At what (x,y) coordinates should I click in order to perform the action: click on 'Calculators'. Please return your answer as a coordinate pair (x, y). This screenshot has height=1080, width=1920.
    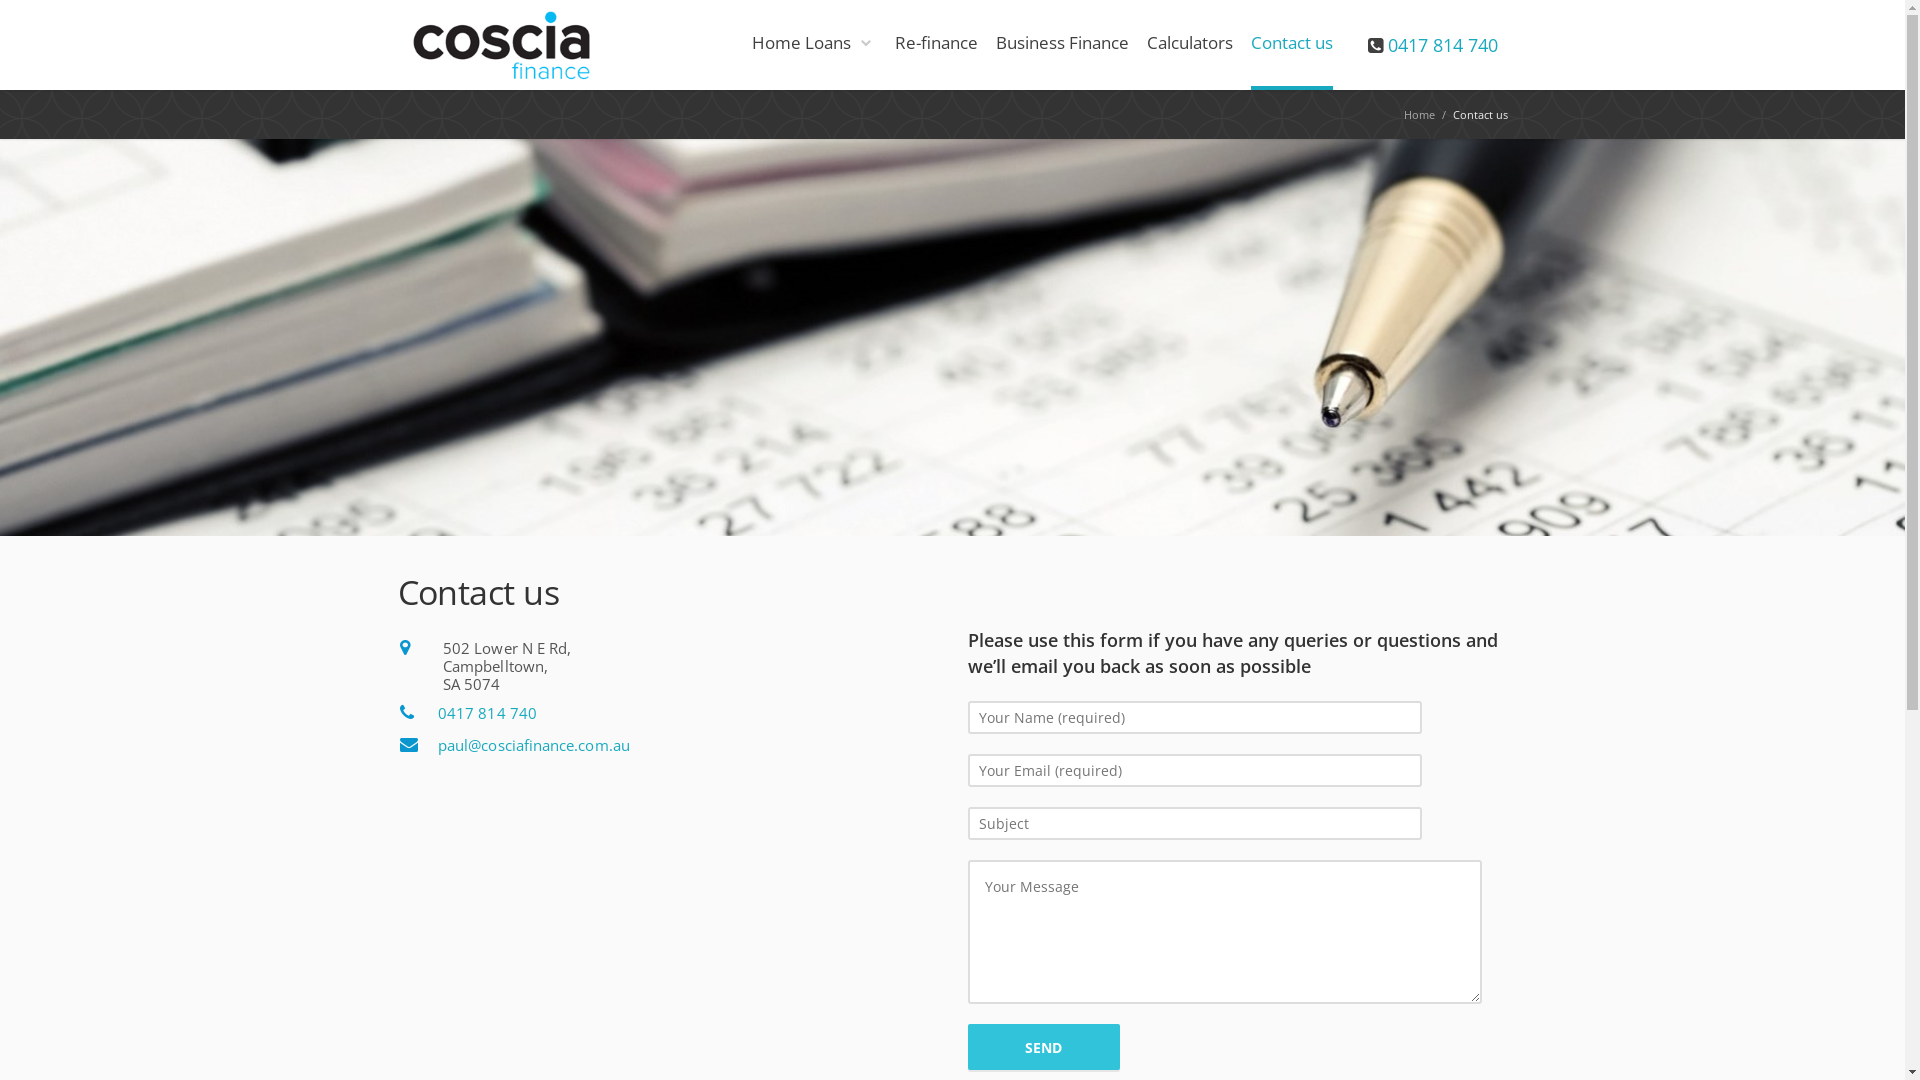
    Looking at the image, I should click on (1189, 45).